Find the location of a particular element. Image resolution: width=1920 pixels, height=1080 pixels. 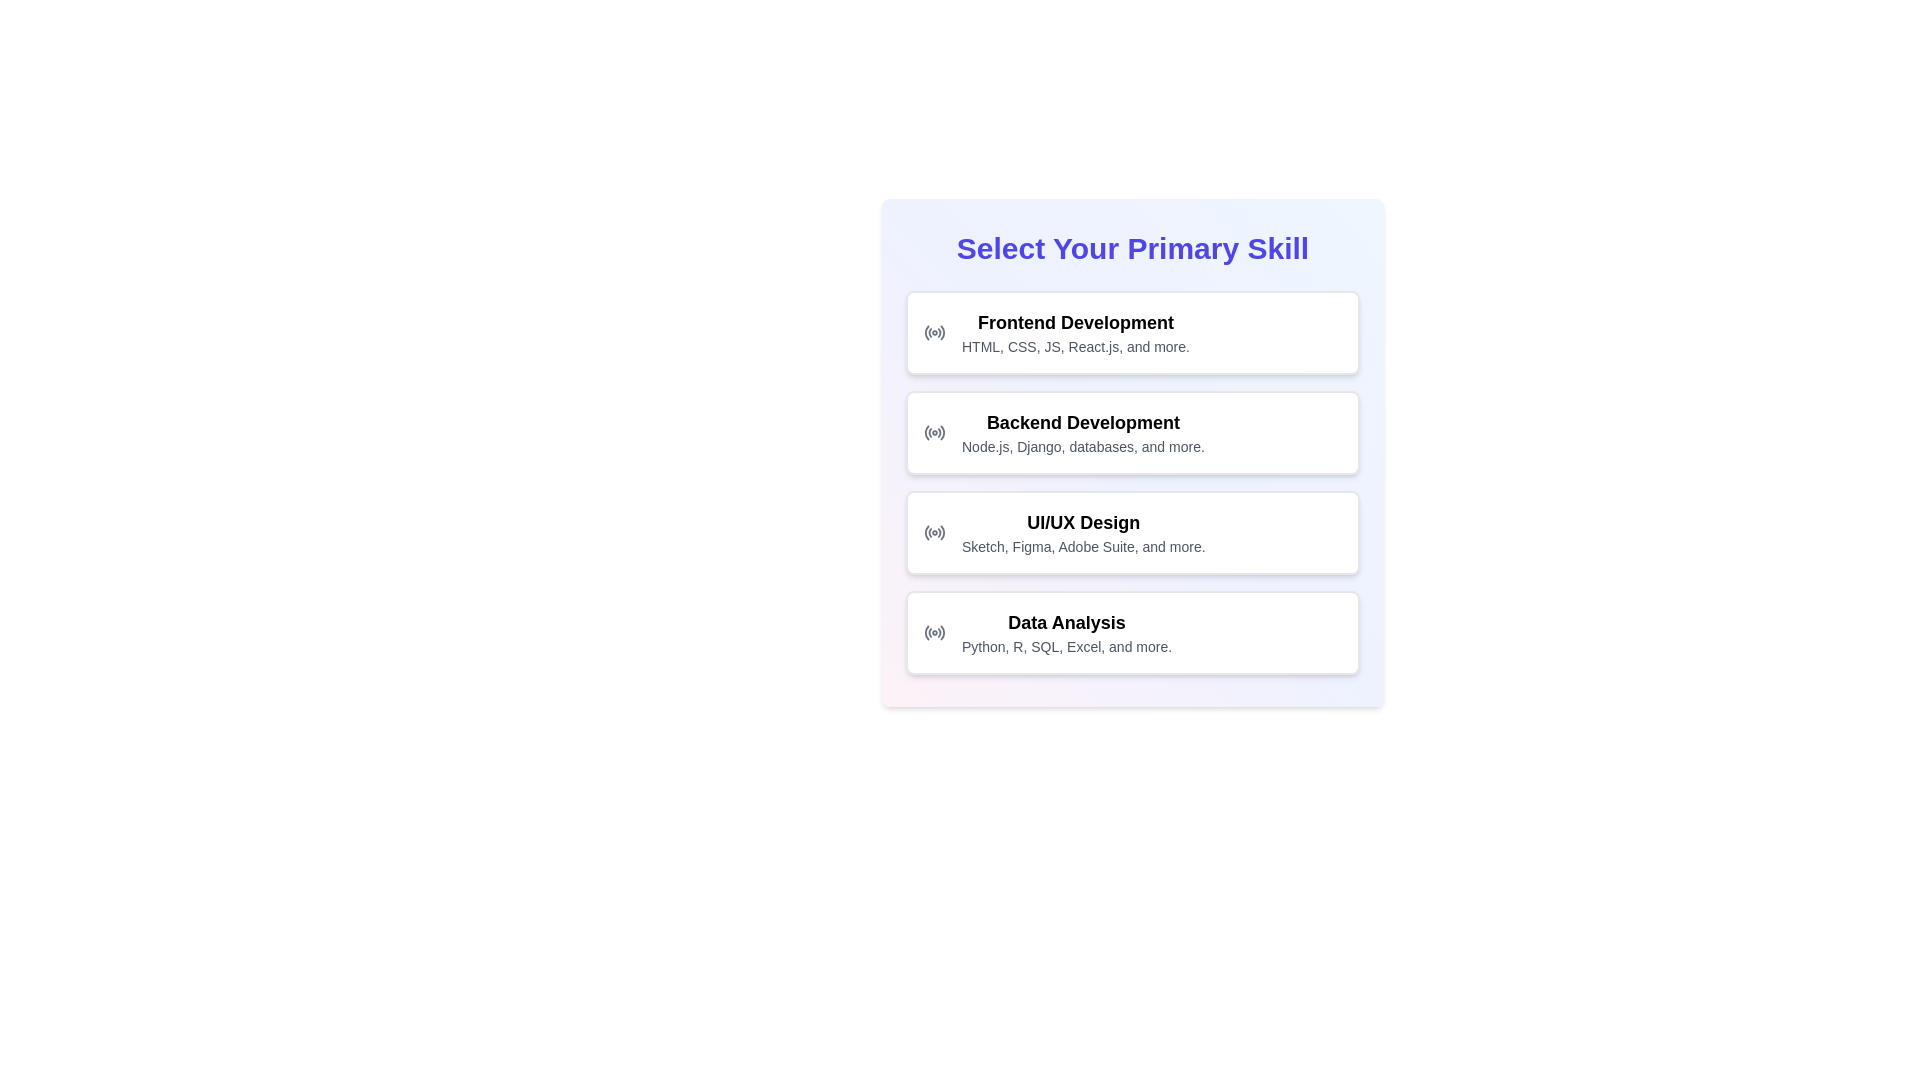

the innermost SVG curve of the left wave group in the radio wave icon for the UI/UX Design option, as it may have interactive behavior is located at coordinates (926, 531).